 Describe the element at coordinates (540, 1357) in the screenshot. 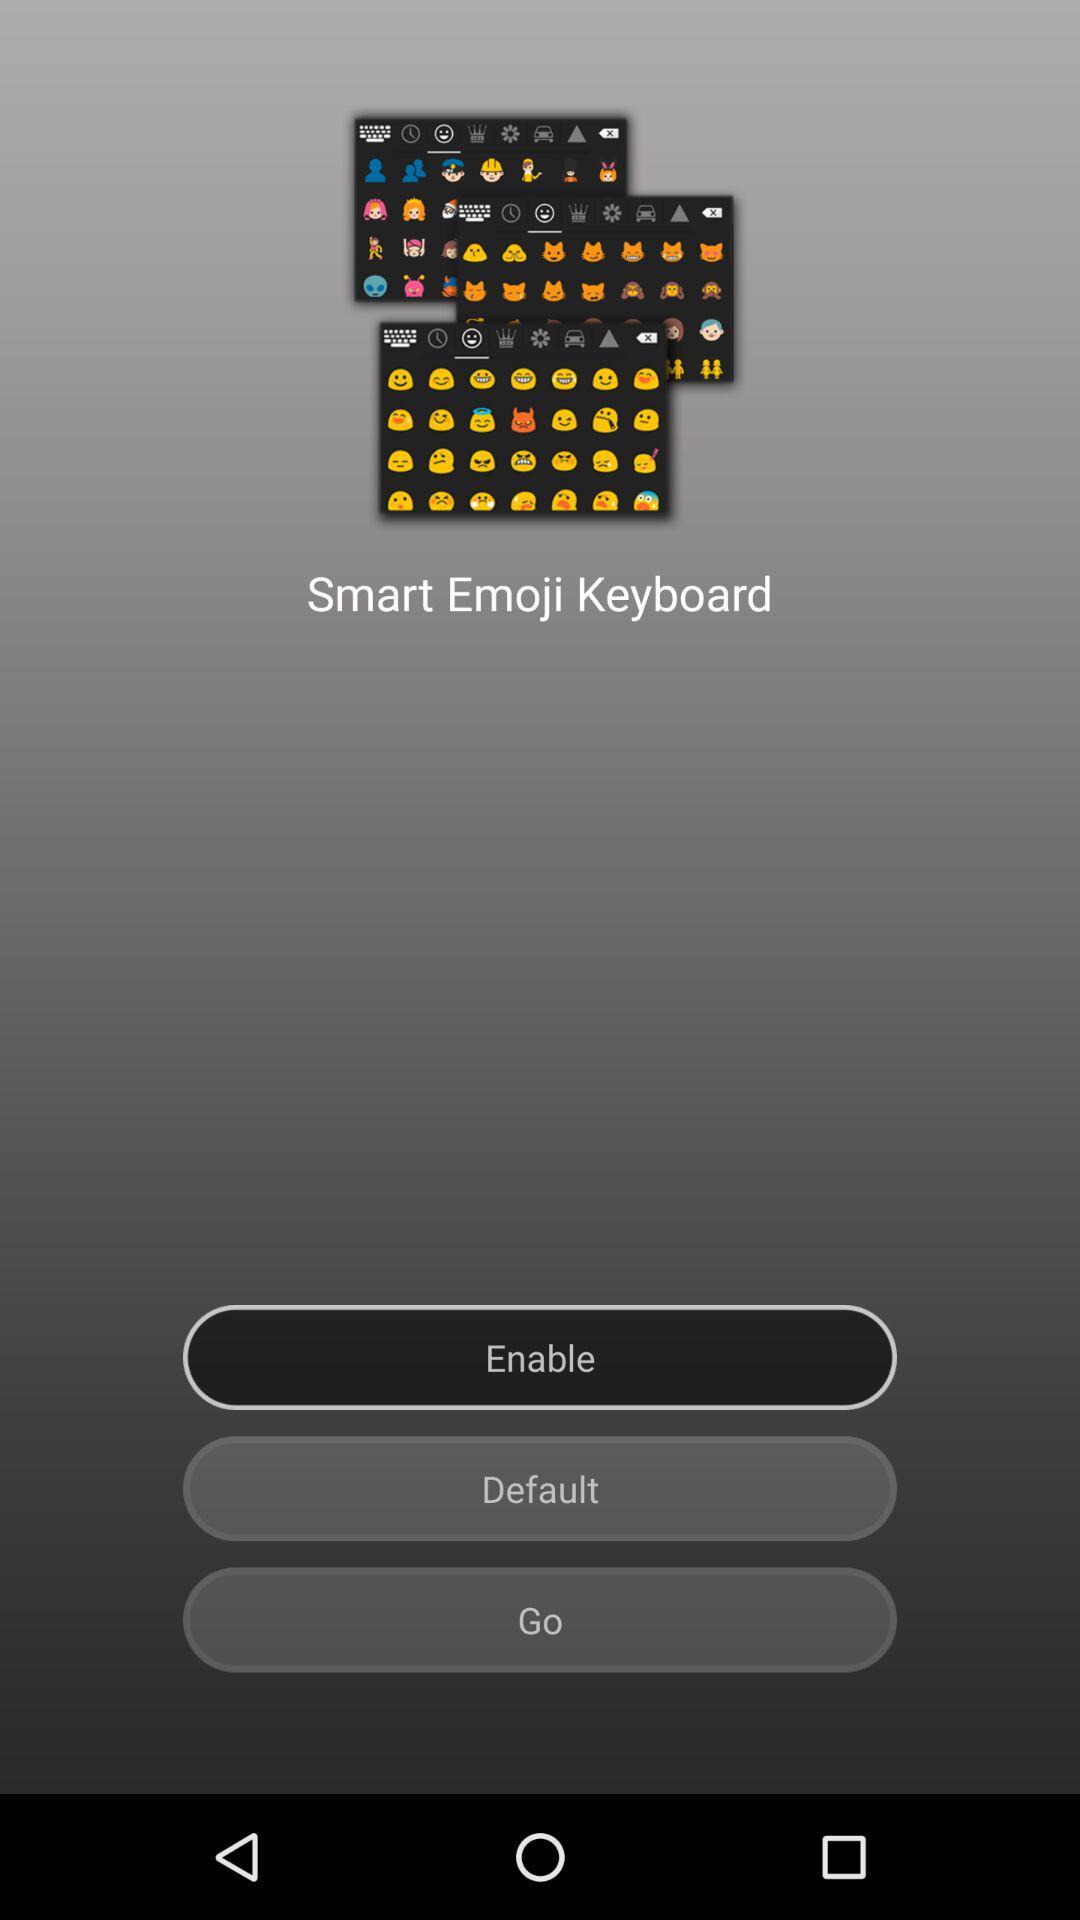

I see `the enable item` at that location.